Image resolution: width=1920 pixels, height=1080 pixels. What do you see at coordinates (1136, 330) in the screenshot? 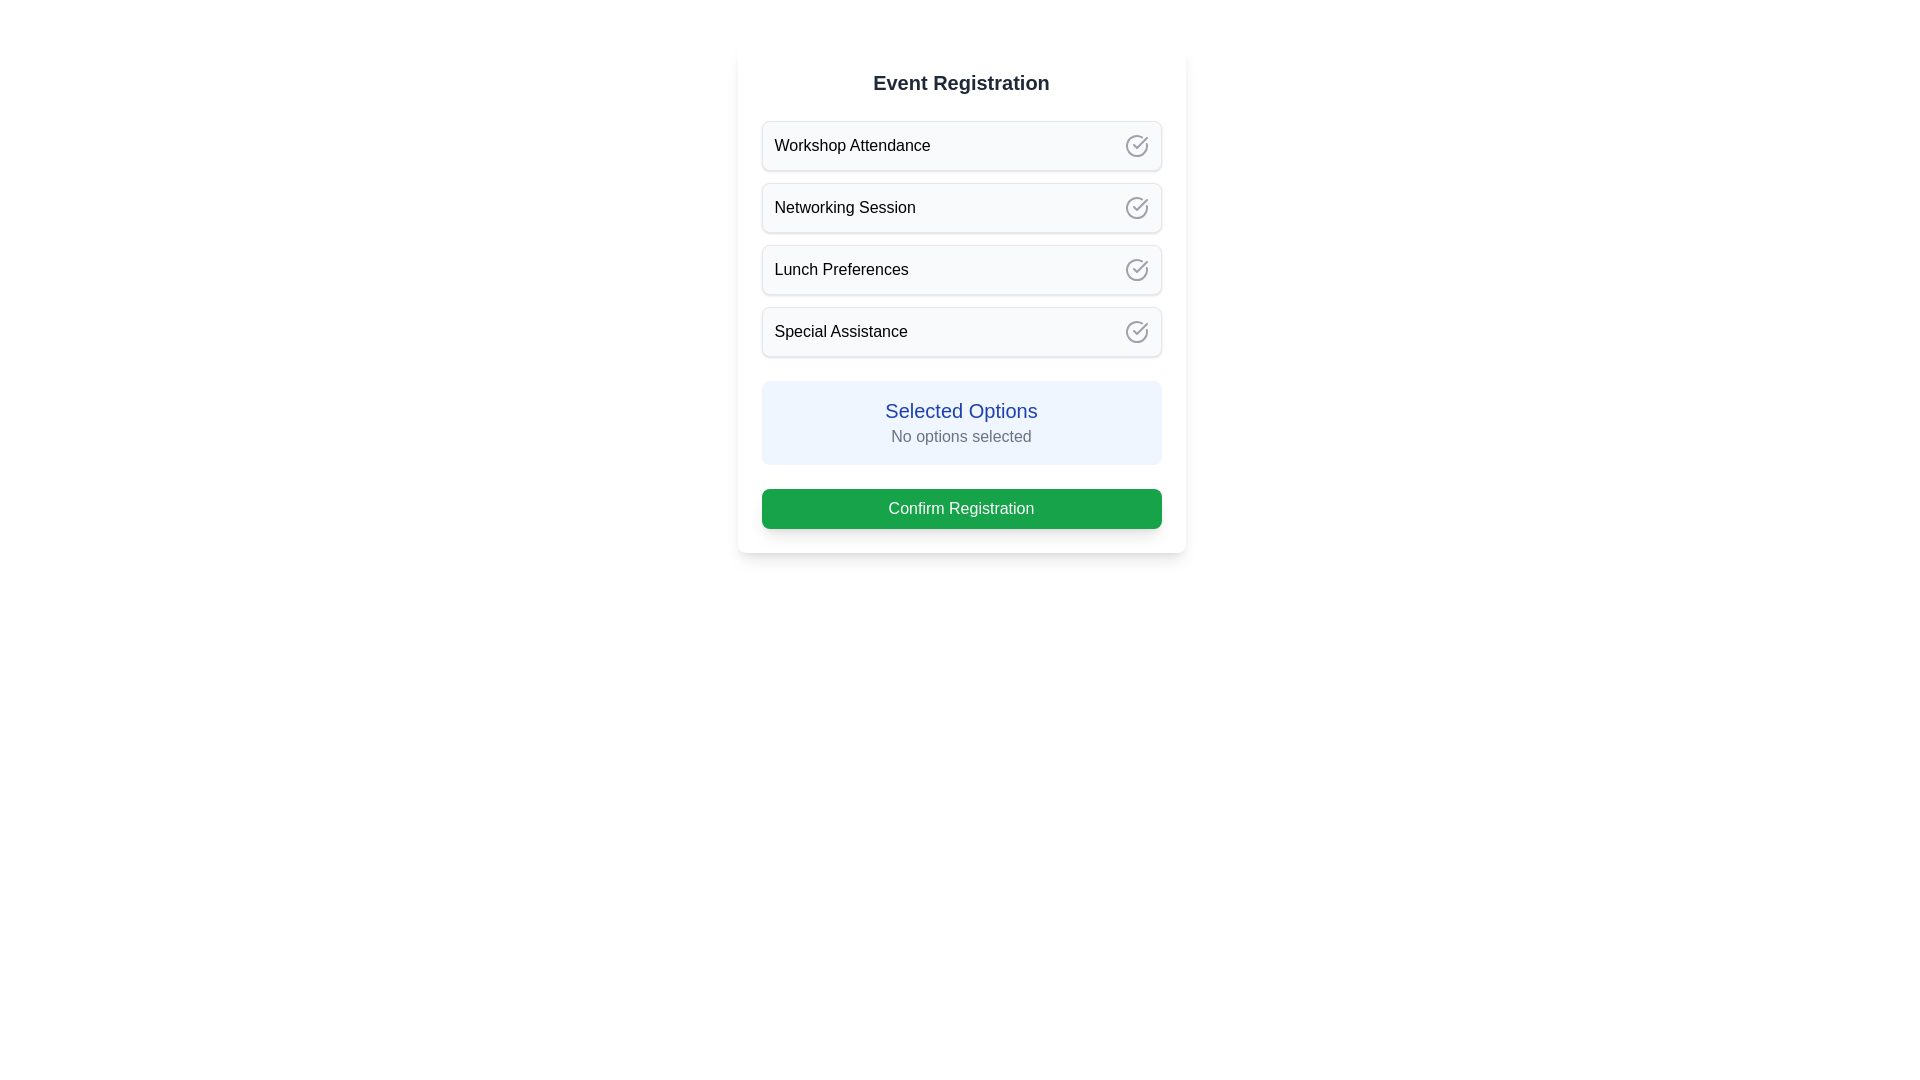
I see `the status indicator icon styled as a circle with a checkmark that indicates the selection status of the 'Special Assistance' option, located at the far right of the row labeled 'Special Assistance'` at bounding box center [1136, 330].